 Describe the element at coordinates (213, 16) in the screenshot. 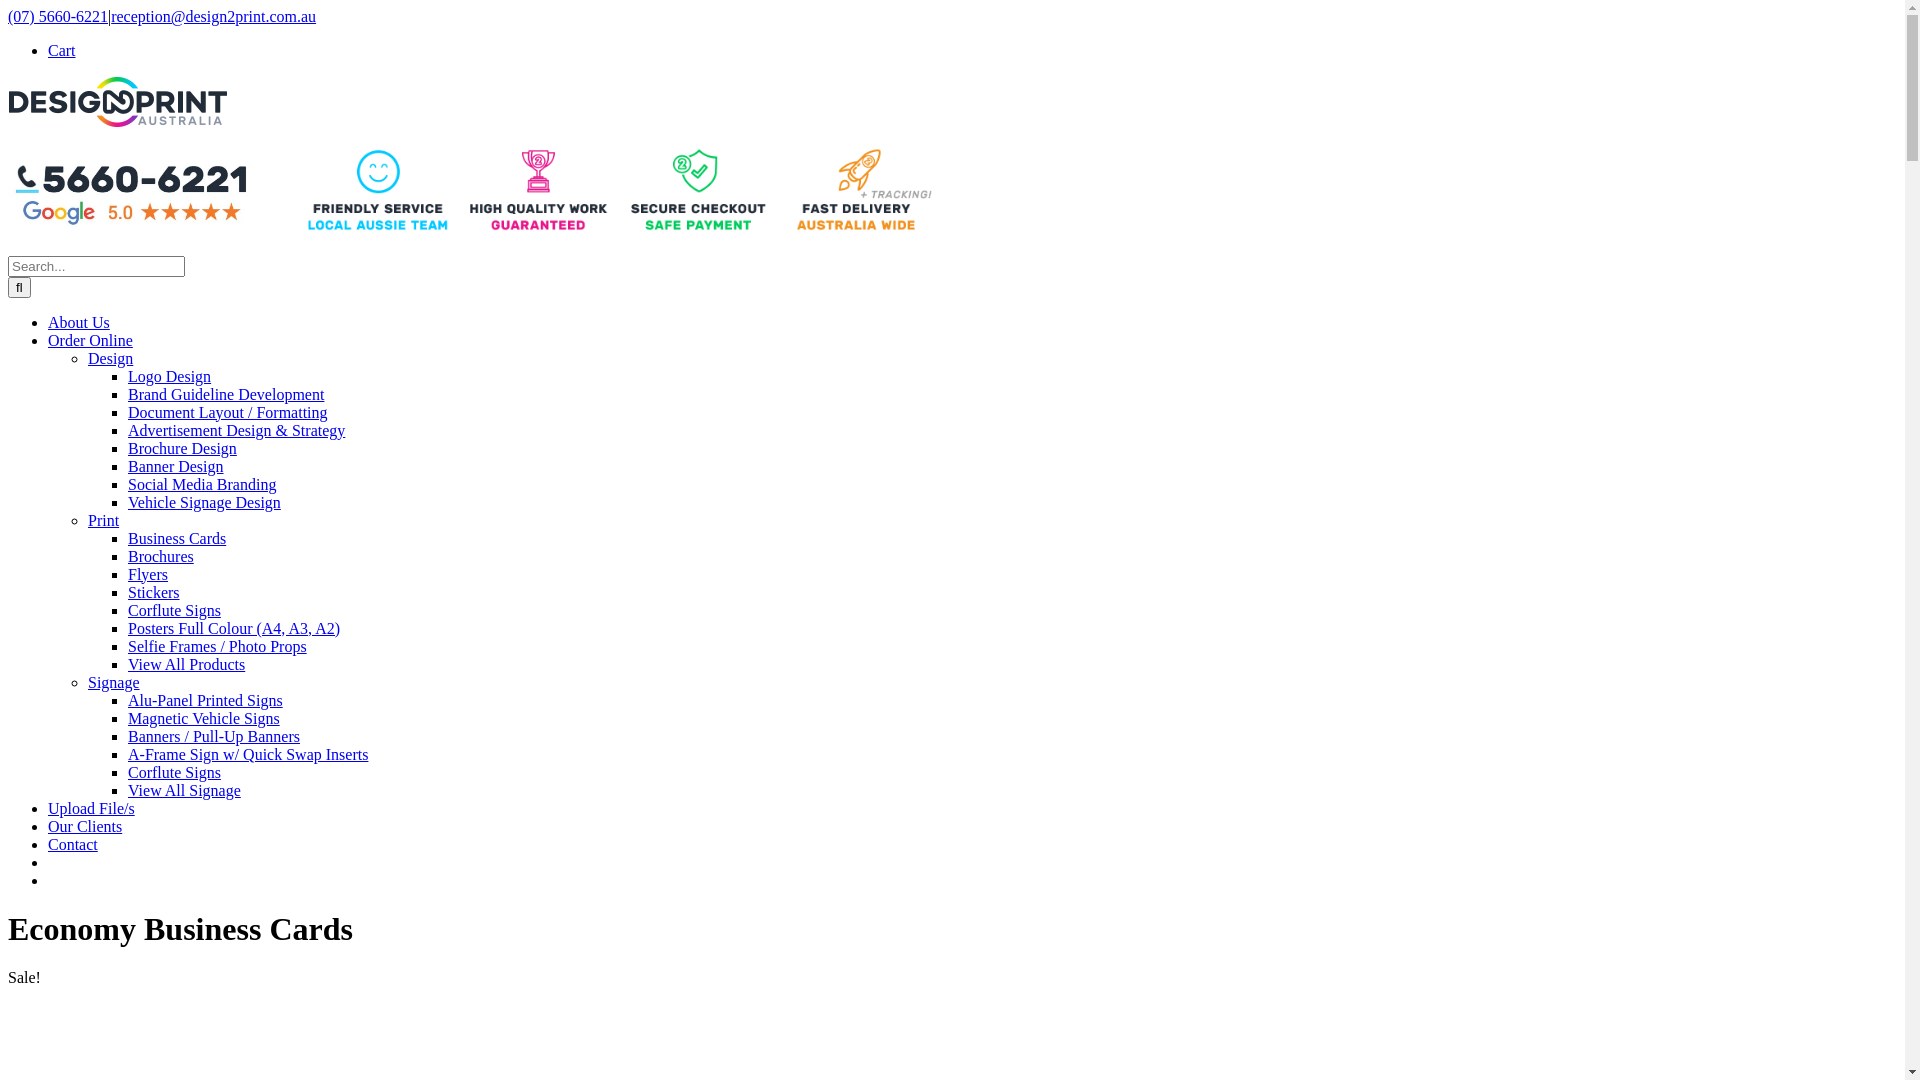

I see `'reception@design2print.com.au'` at that location.